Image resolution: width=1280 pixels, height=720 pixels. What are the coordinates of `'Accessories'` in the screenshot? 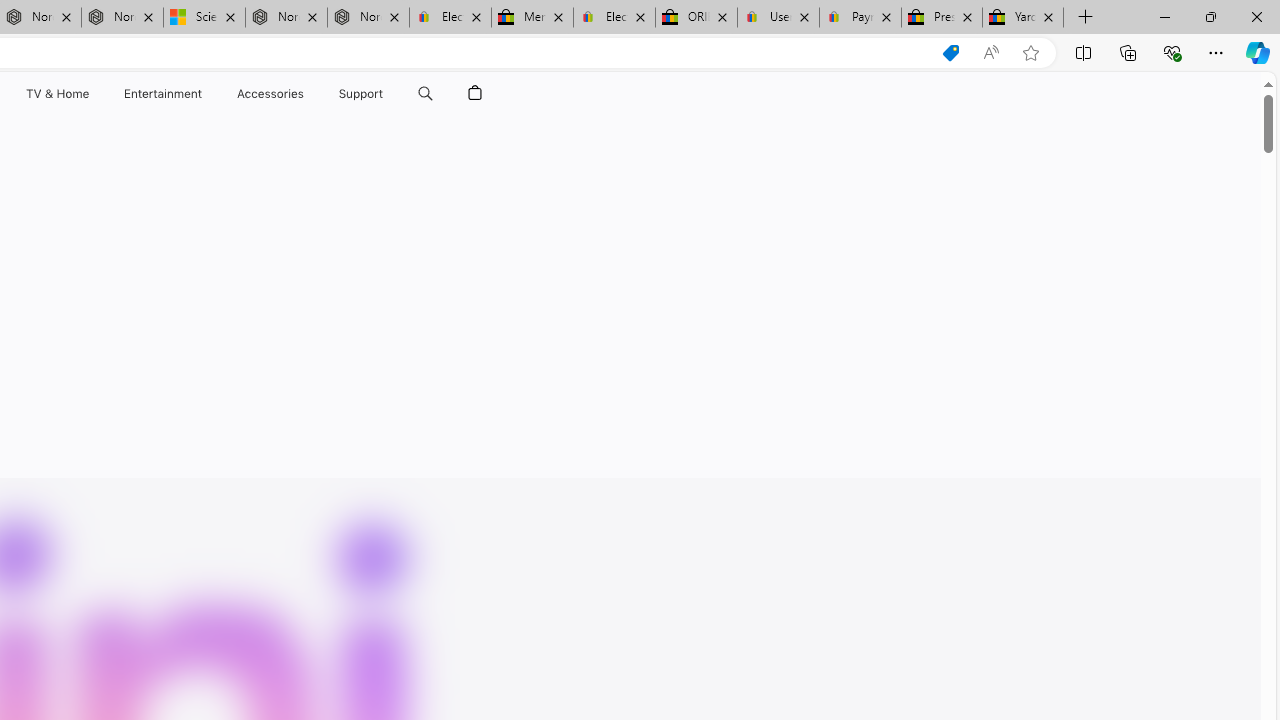 It's located at (269, 93).